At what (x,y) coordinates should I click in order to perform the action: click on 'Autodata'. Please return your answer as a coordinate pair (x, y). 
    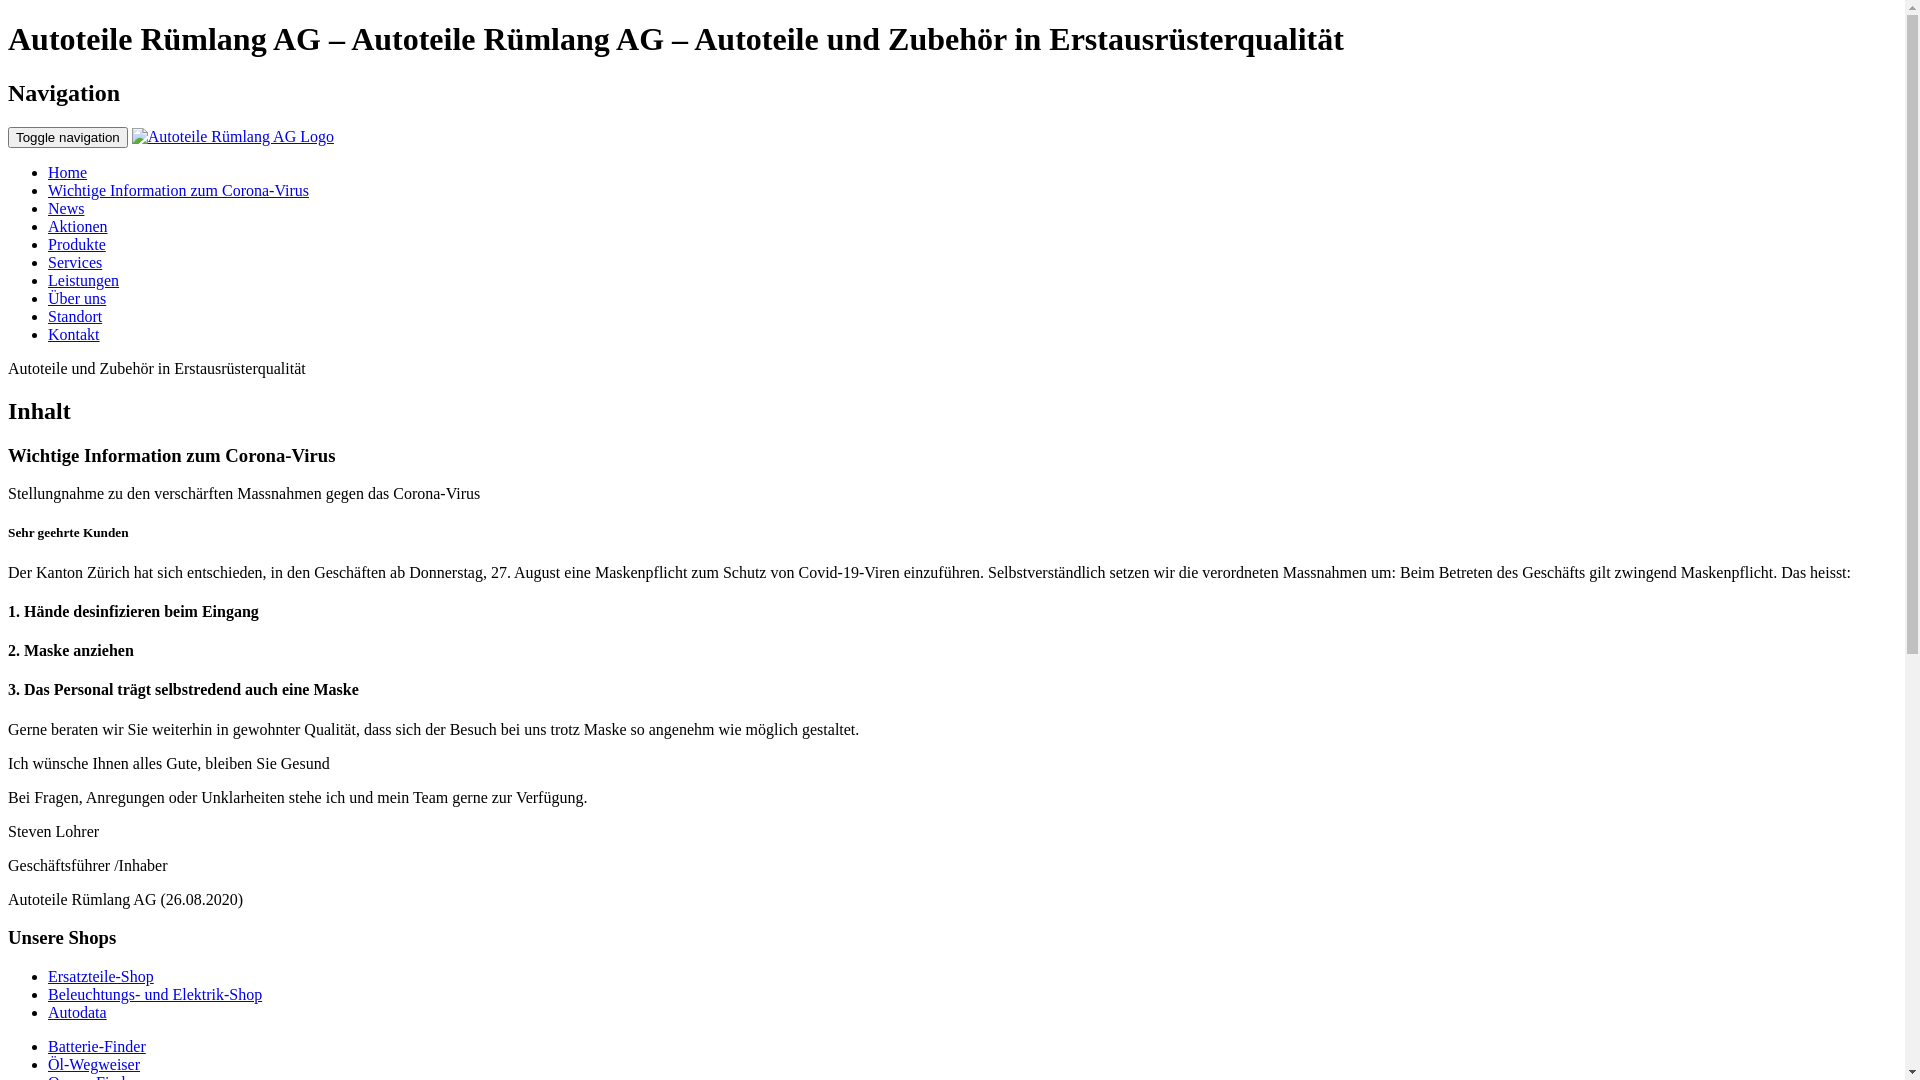
    Looking at the image, I should click on (77, 1012).